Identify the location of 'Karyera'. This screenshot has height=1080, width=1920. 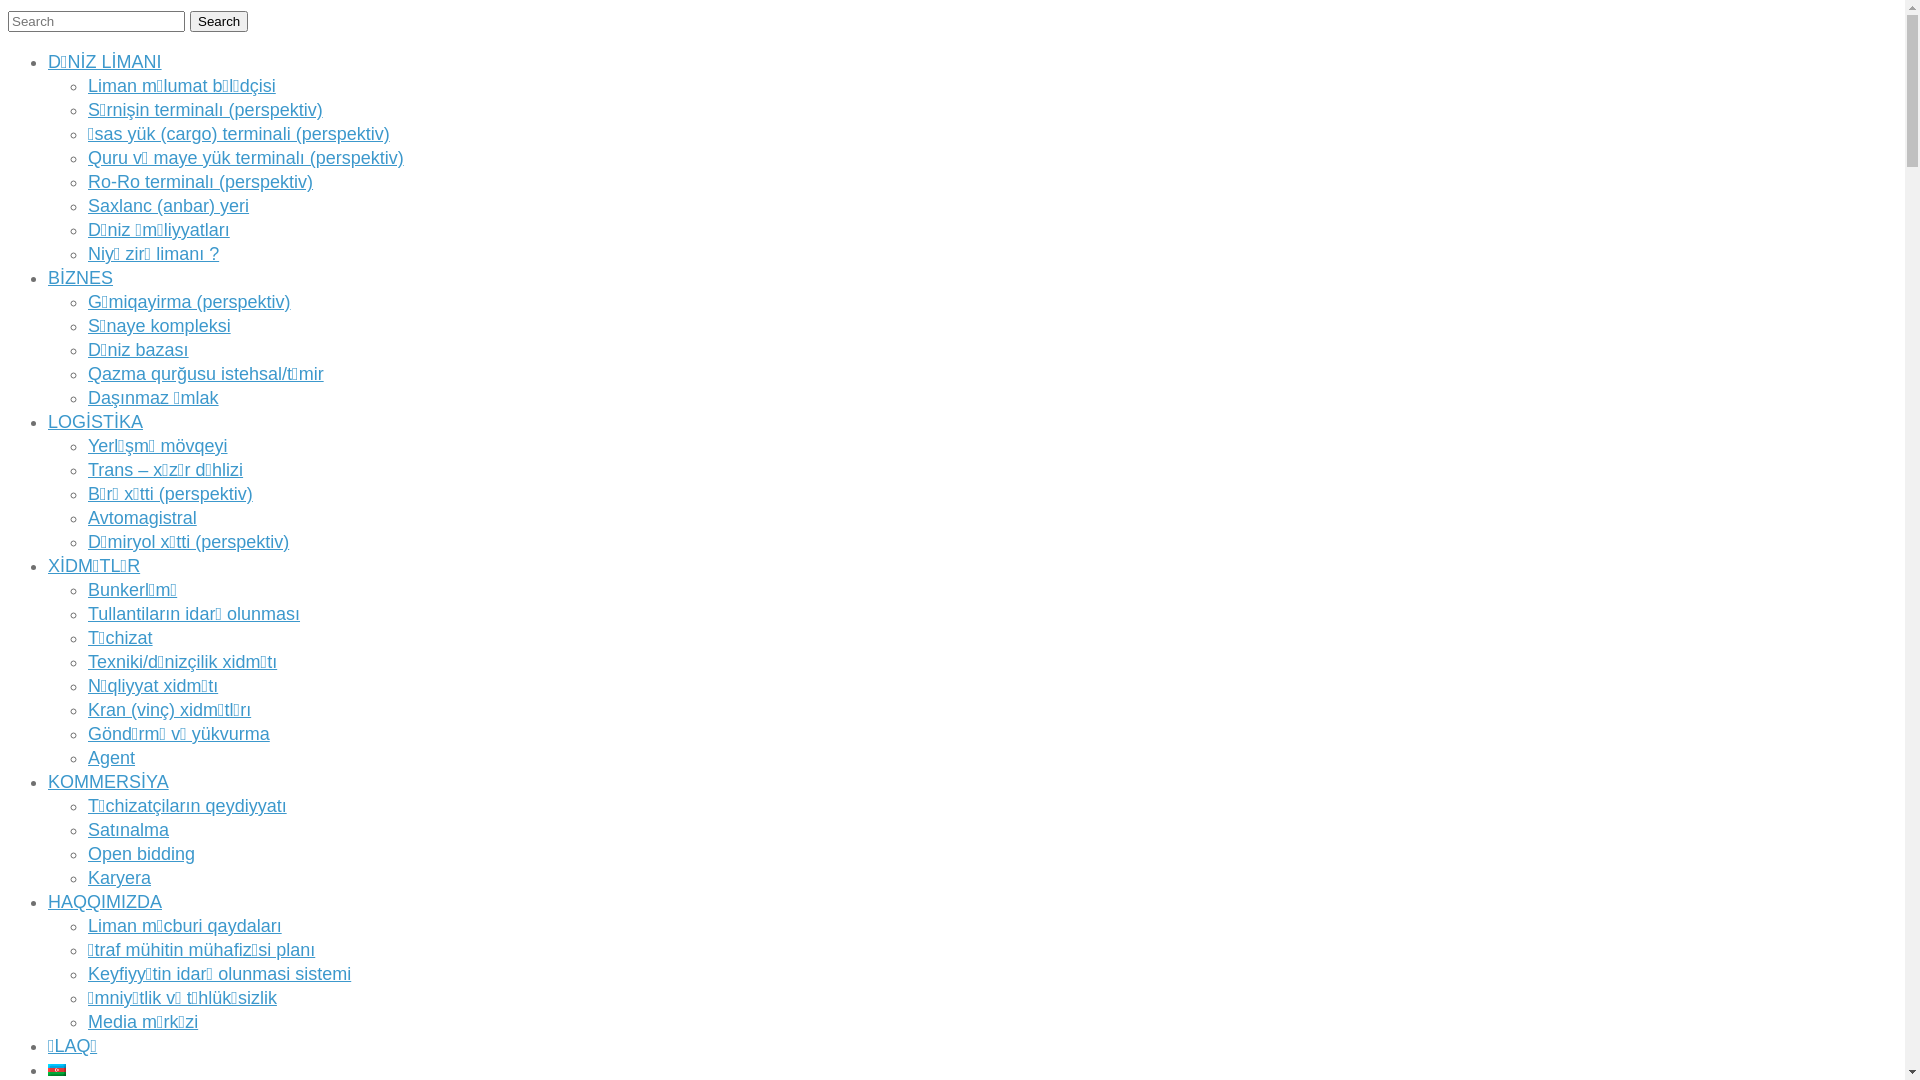
(86, 877).